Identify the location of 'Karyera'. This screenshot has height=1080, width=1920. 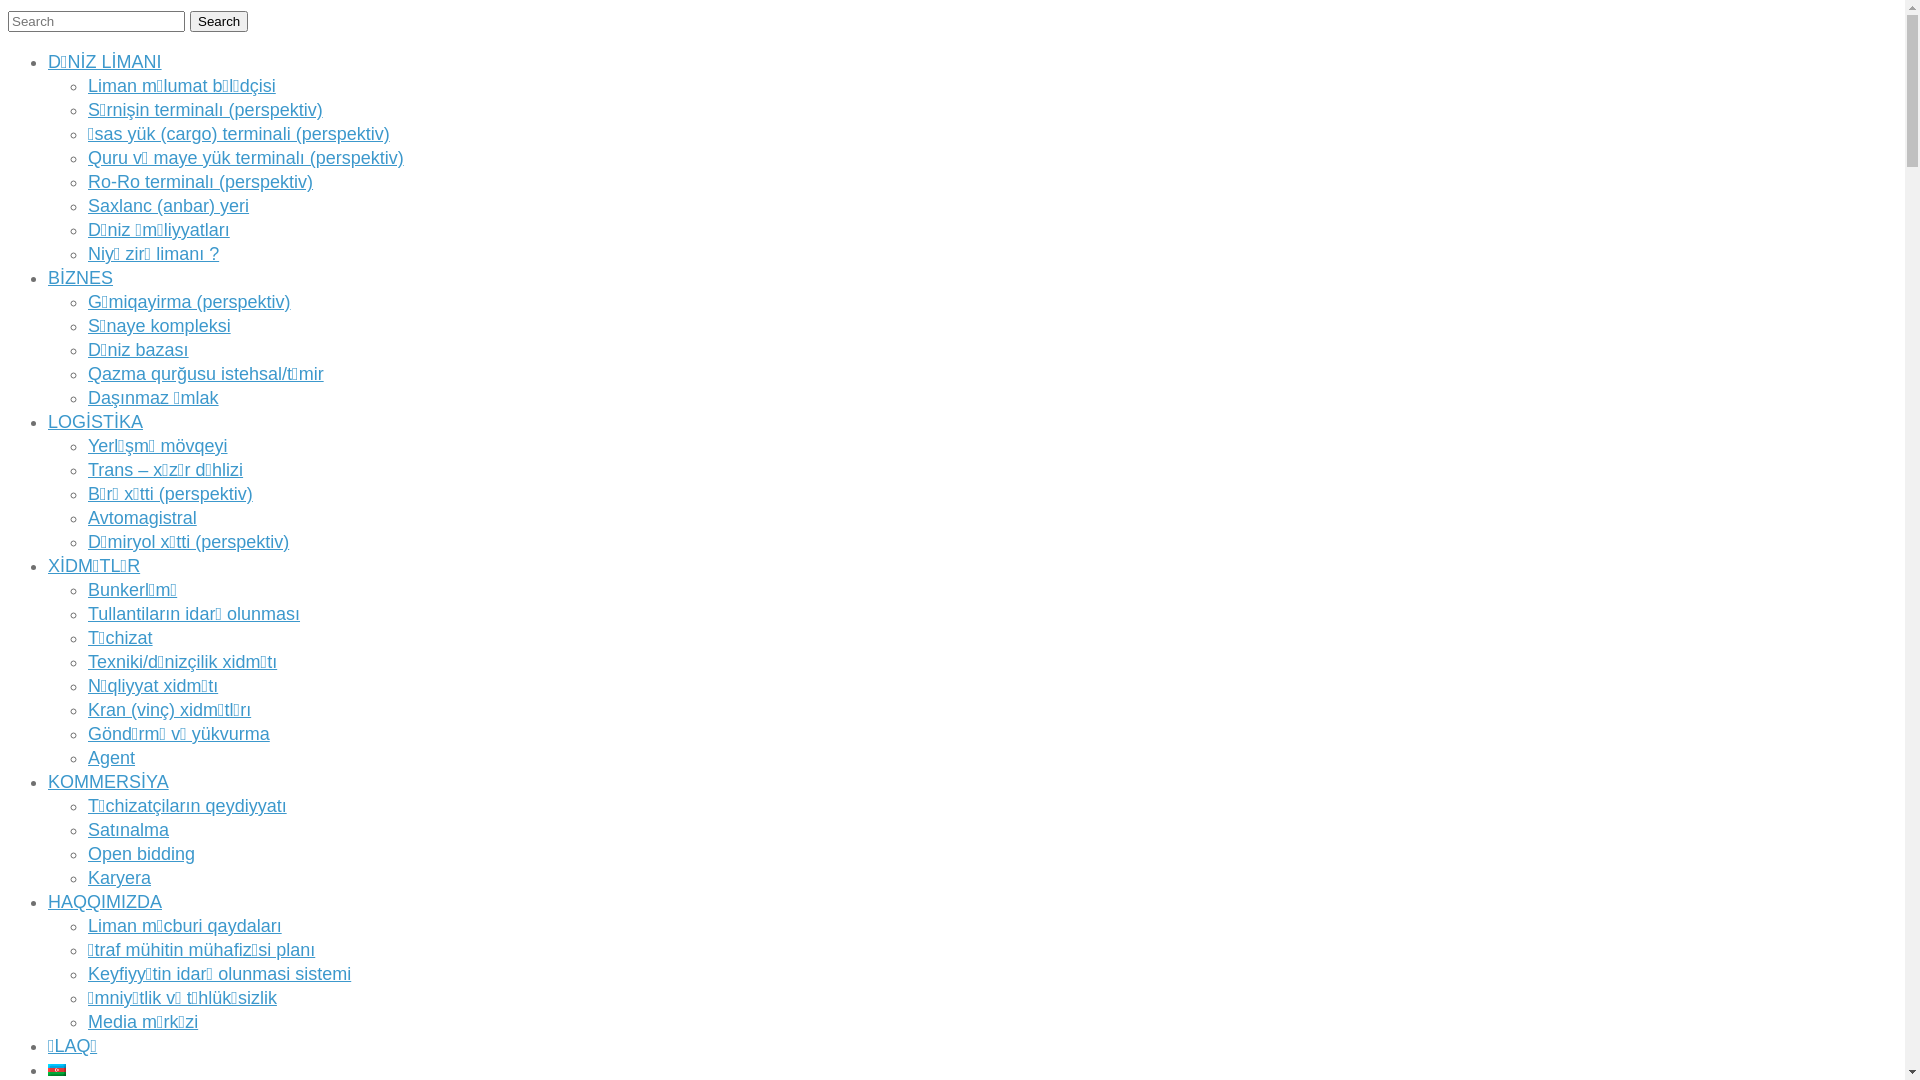
(86, 877).